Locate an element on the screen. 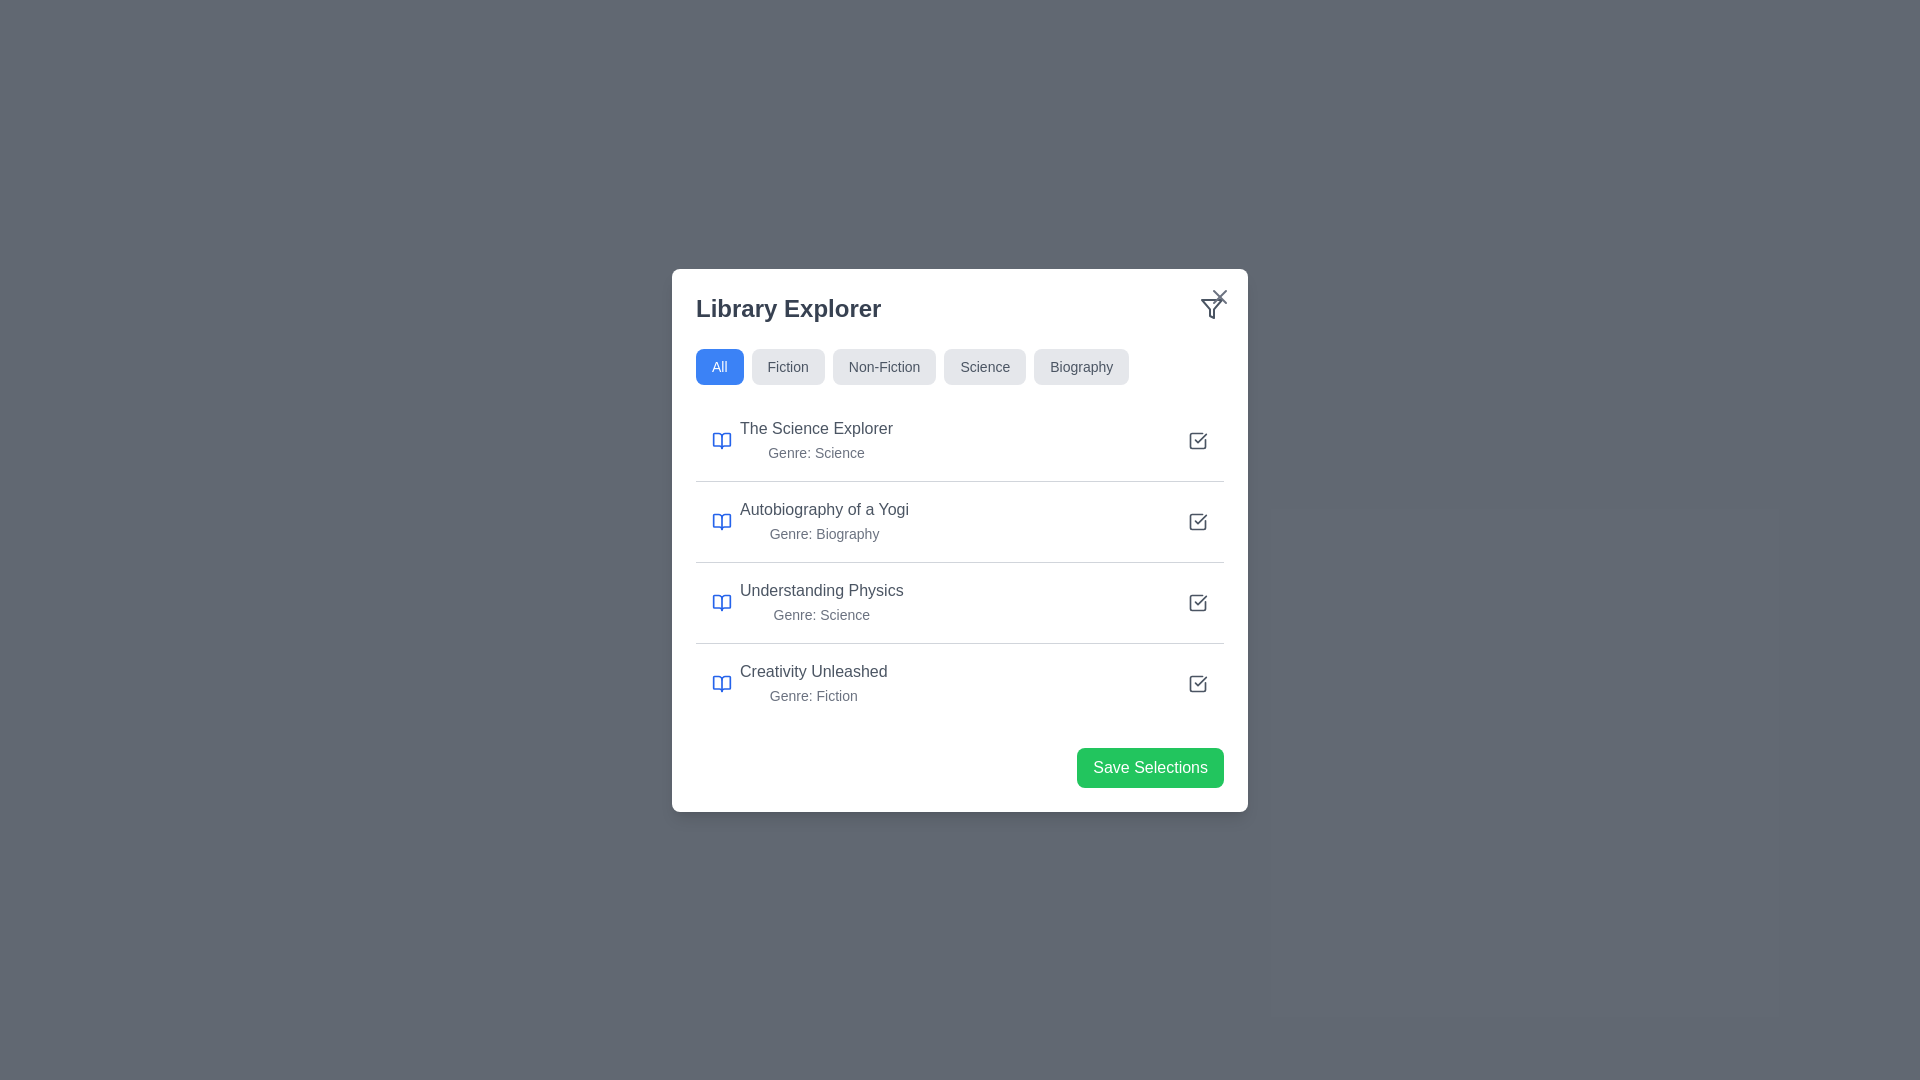 The width and height of the screenshot is (1920, 1080). the list item displaying information about the book 'Autobiography of a Yogi' is located at coordinates (960, 519).